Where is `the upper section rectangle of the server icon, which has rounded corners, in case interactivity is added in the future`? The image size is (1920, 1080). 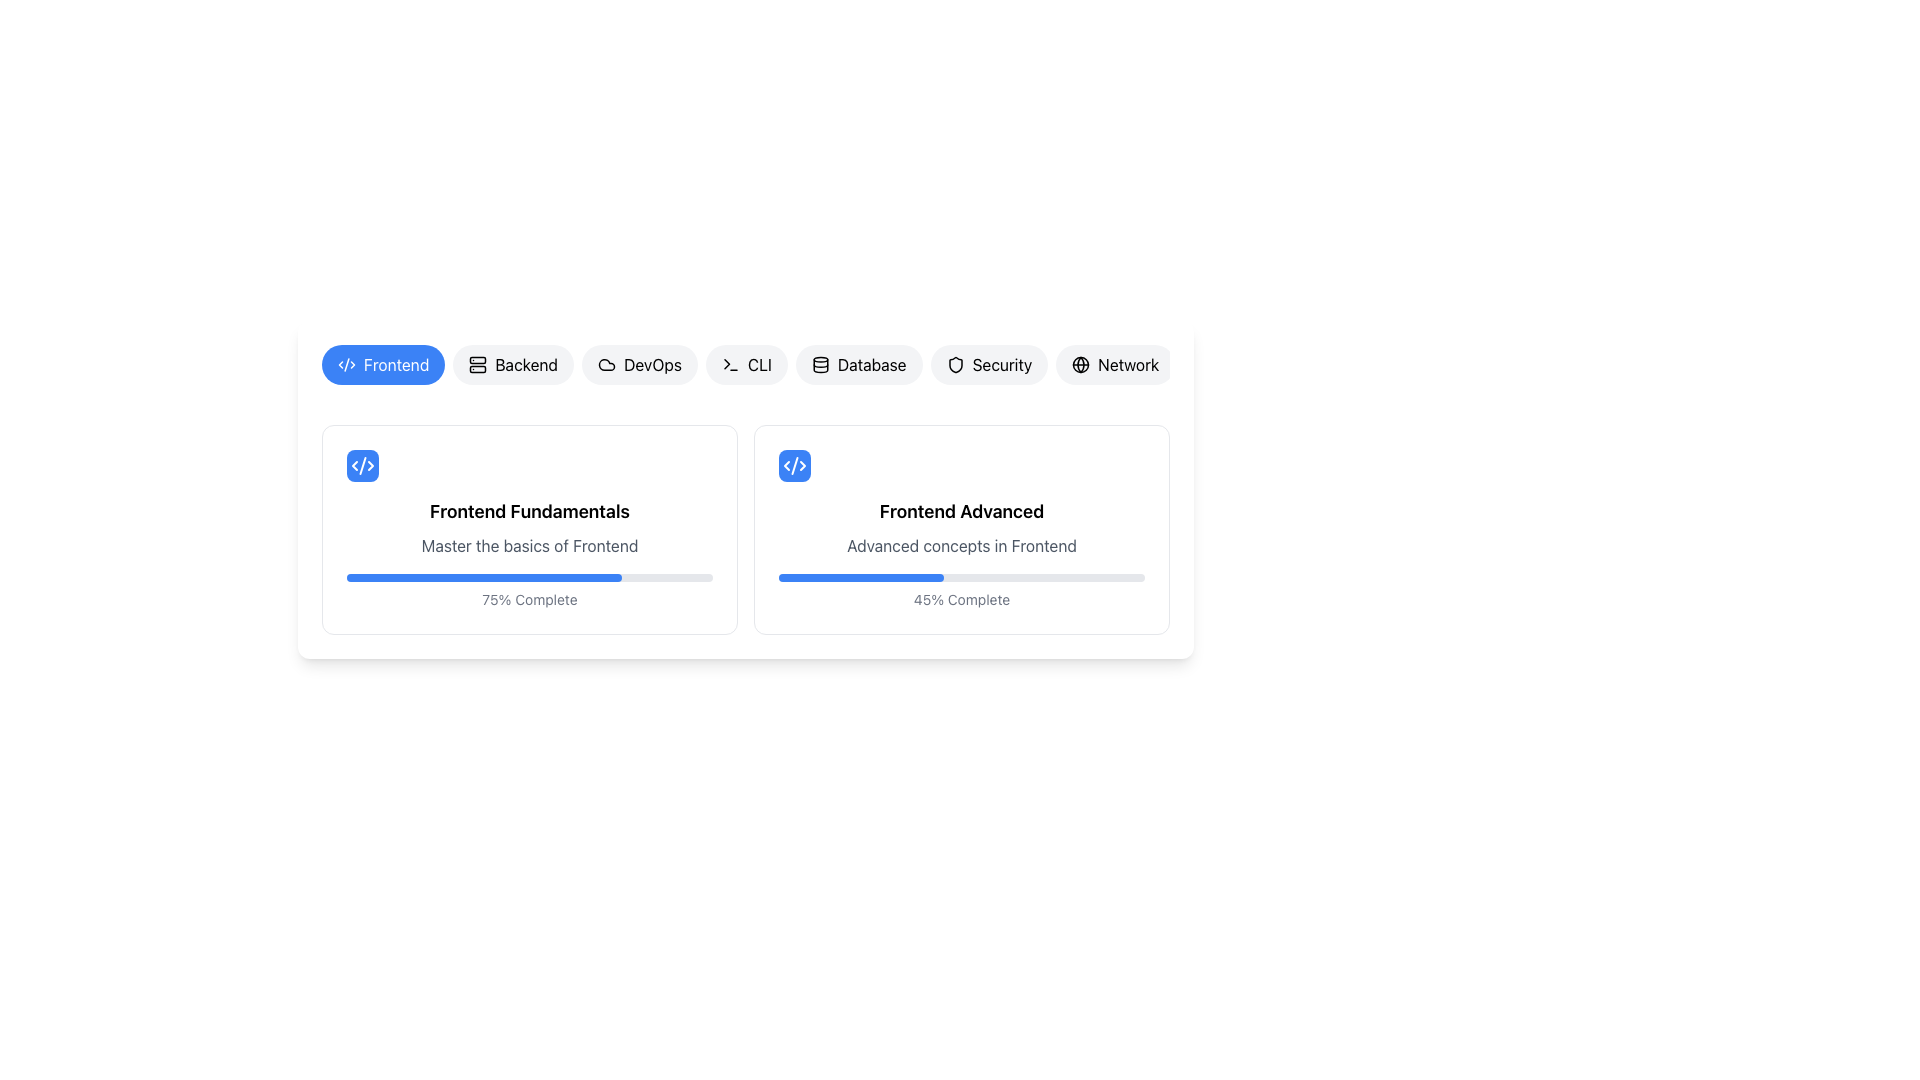
the upper section rectangle of the server icon, which has rounded corners, in case interactivity is added in the future is located at coordinates (477, 360).